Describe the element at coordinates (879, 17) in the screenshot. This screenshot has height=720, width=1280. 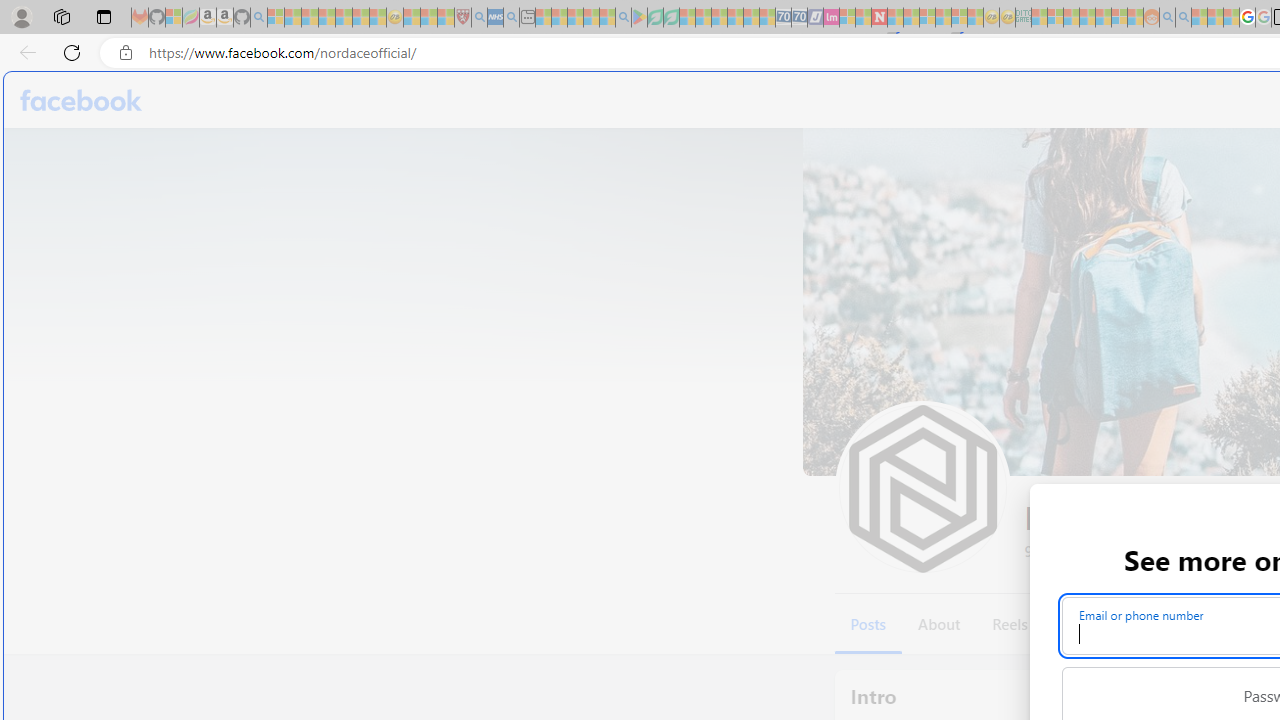
I see `'Latest Politics News & Archive | Newsweek.com - Sleeping'` at that location.